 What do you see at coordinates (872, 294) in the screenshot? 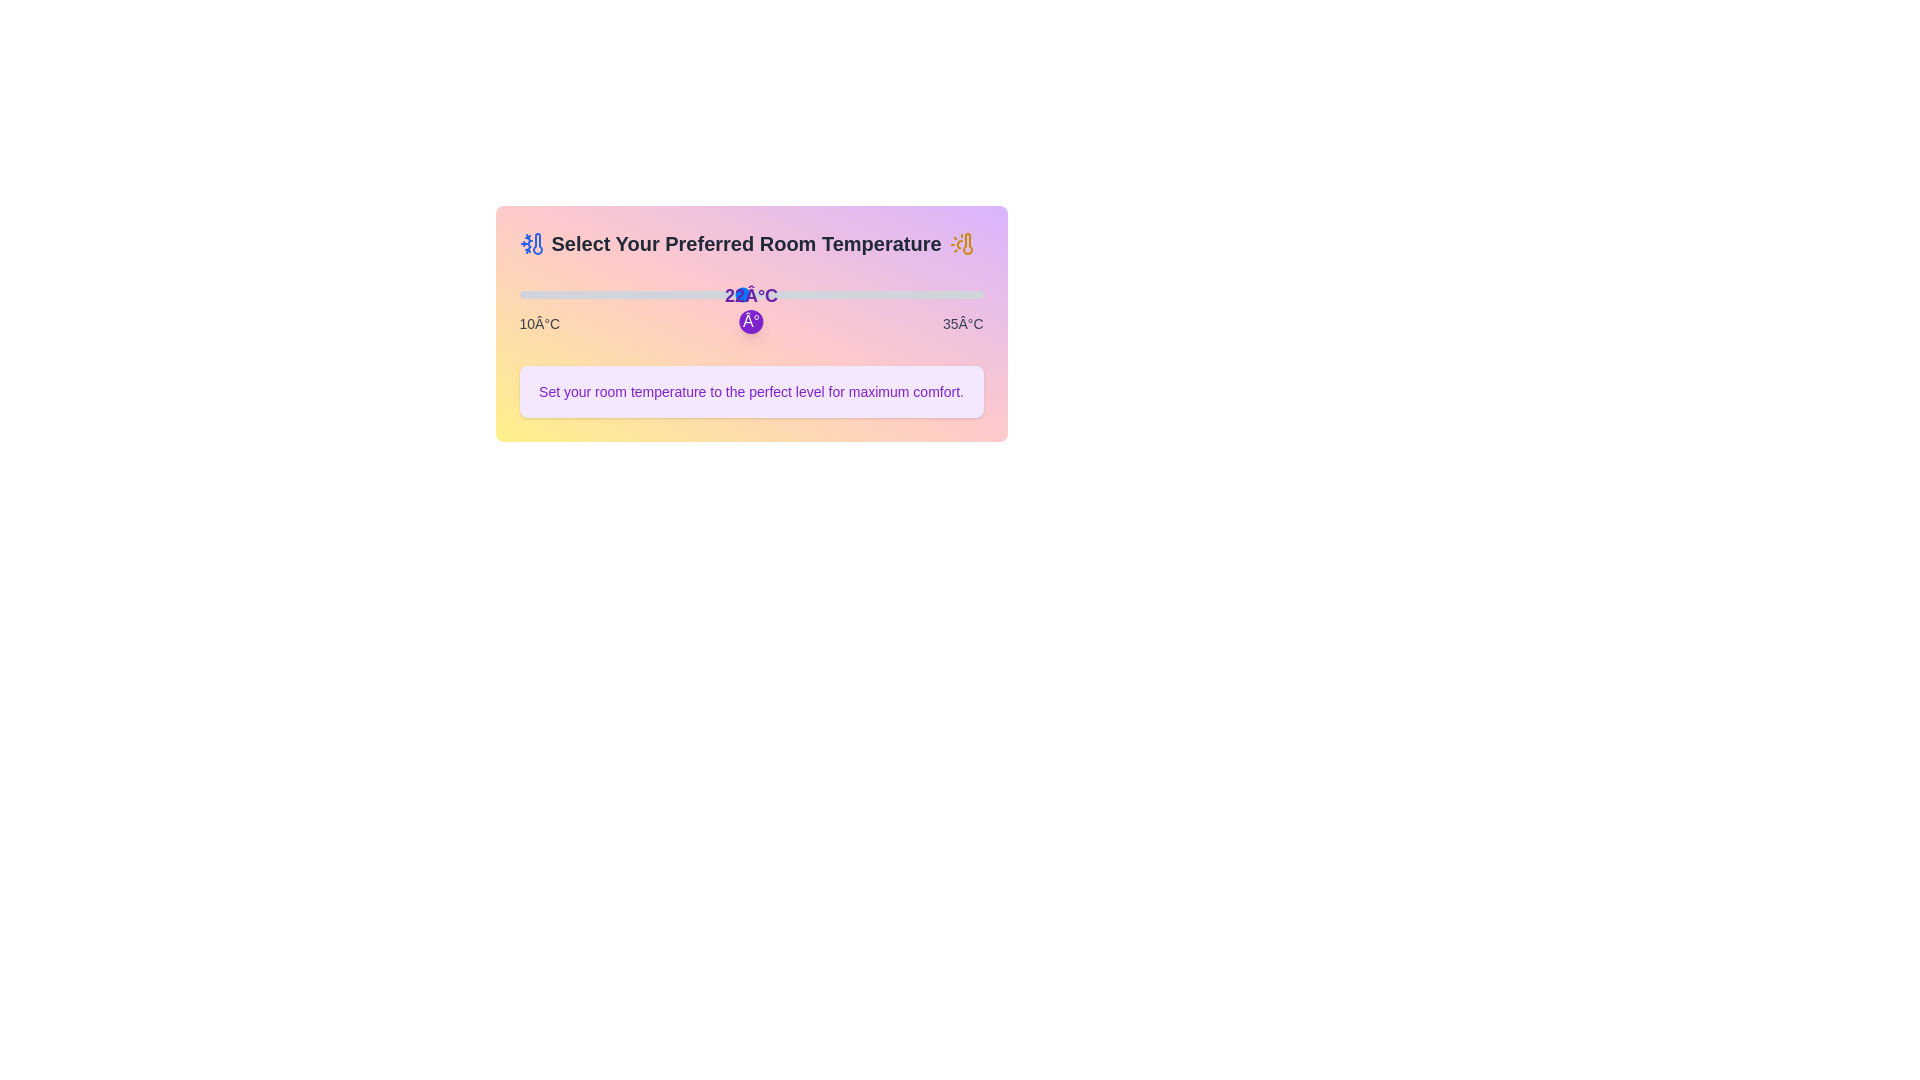
I see `the slider to a specific temperature 29 in degrees Celsius` at bounding box center [872, 294].